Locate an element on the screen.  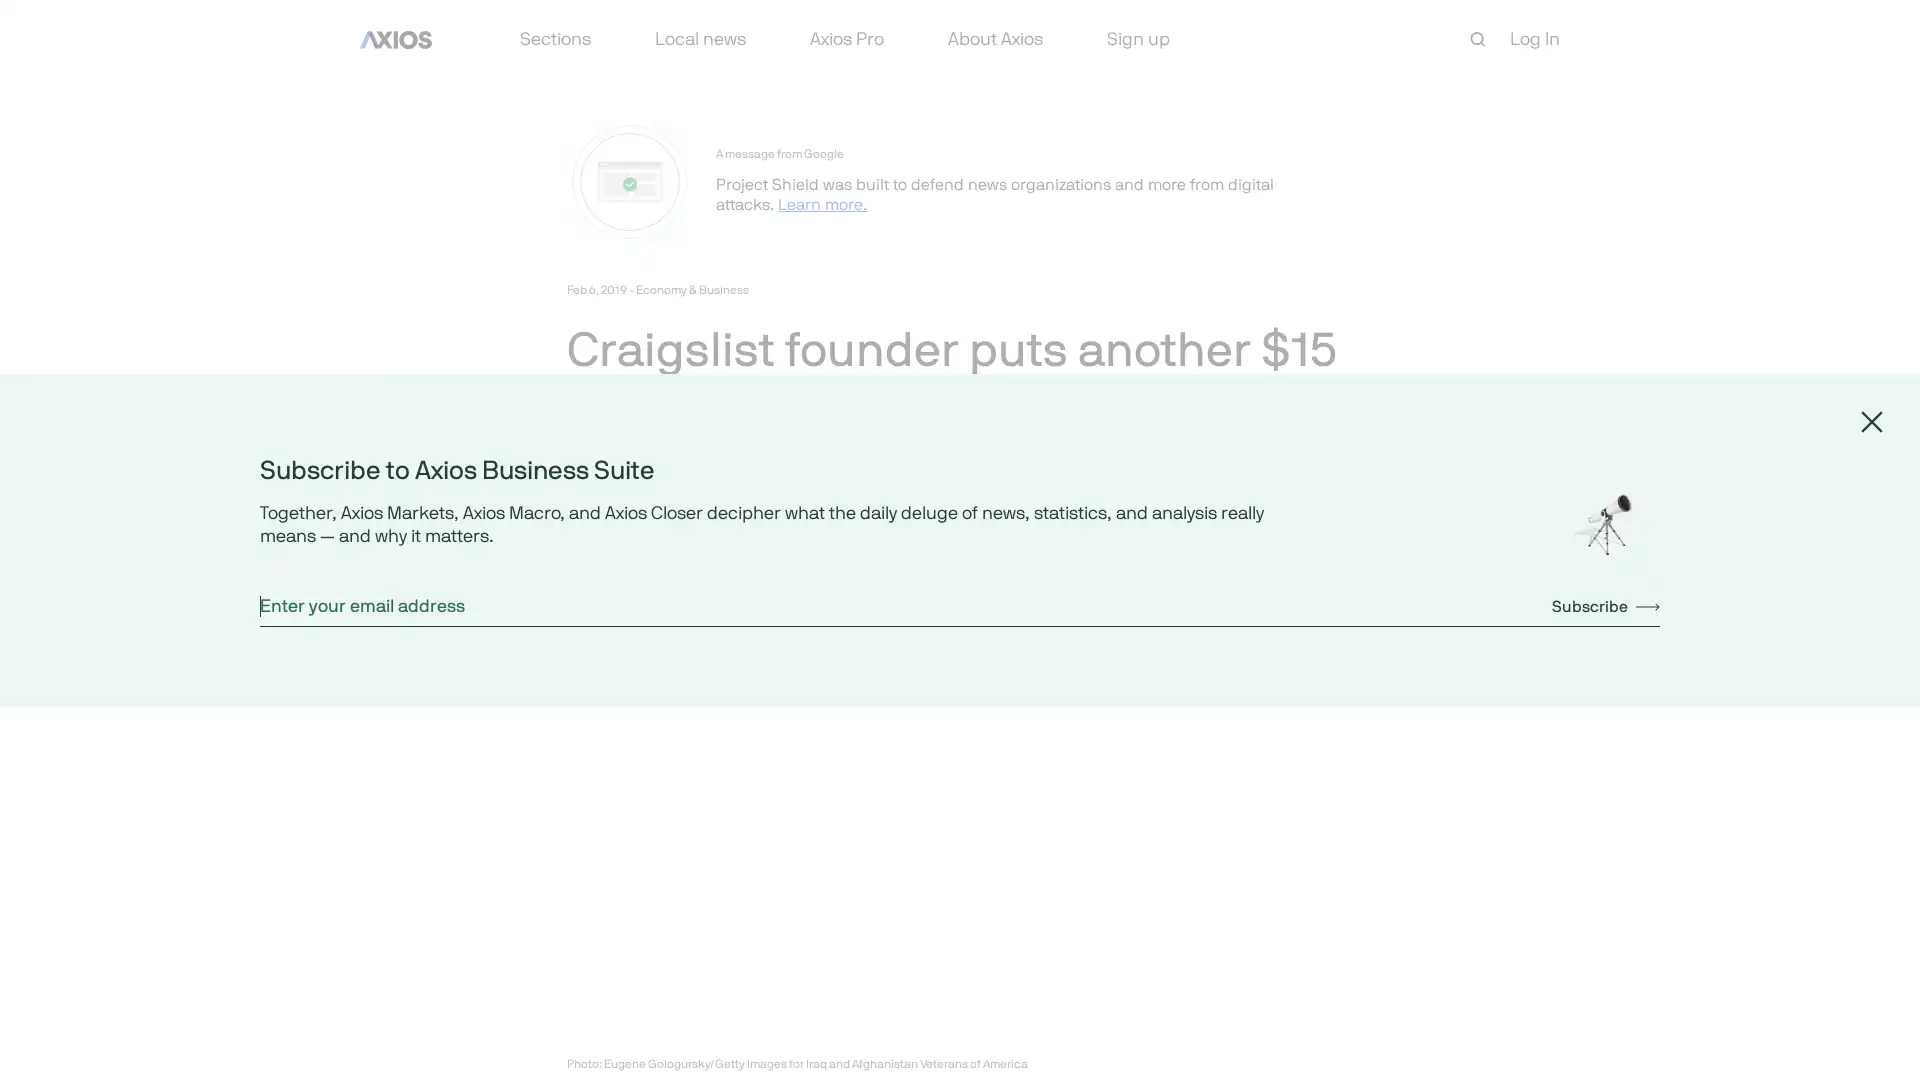
open search is located at coordinates (1478, 39).